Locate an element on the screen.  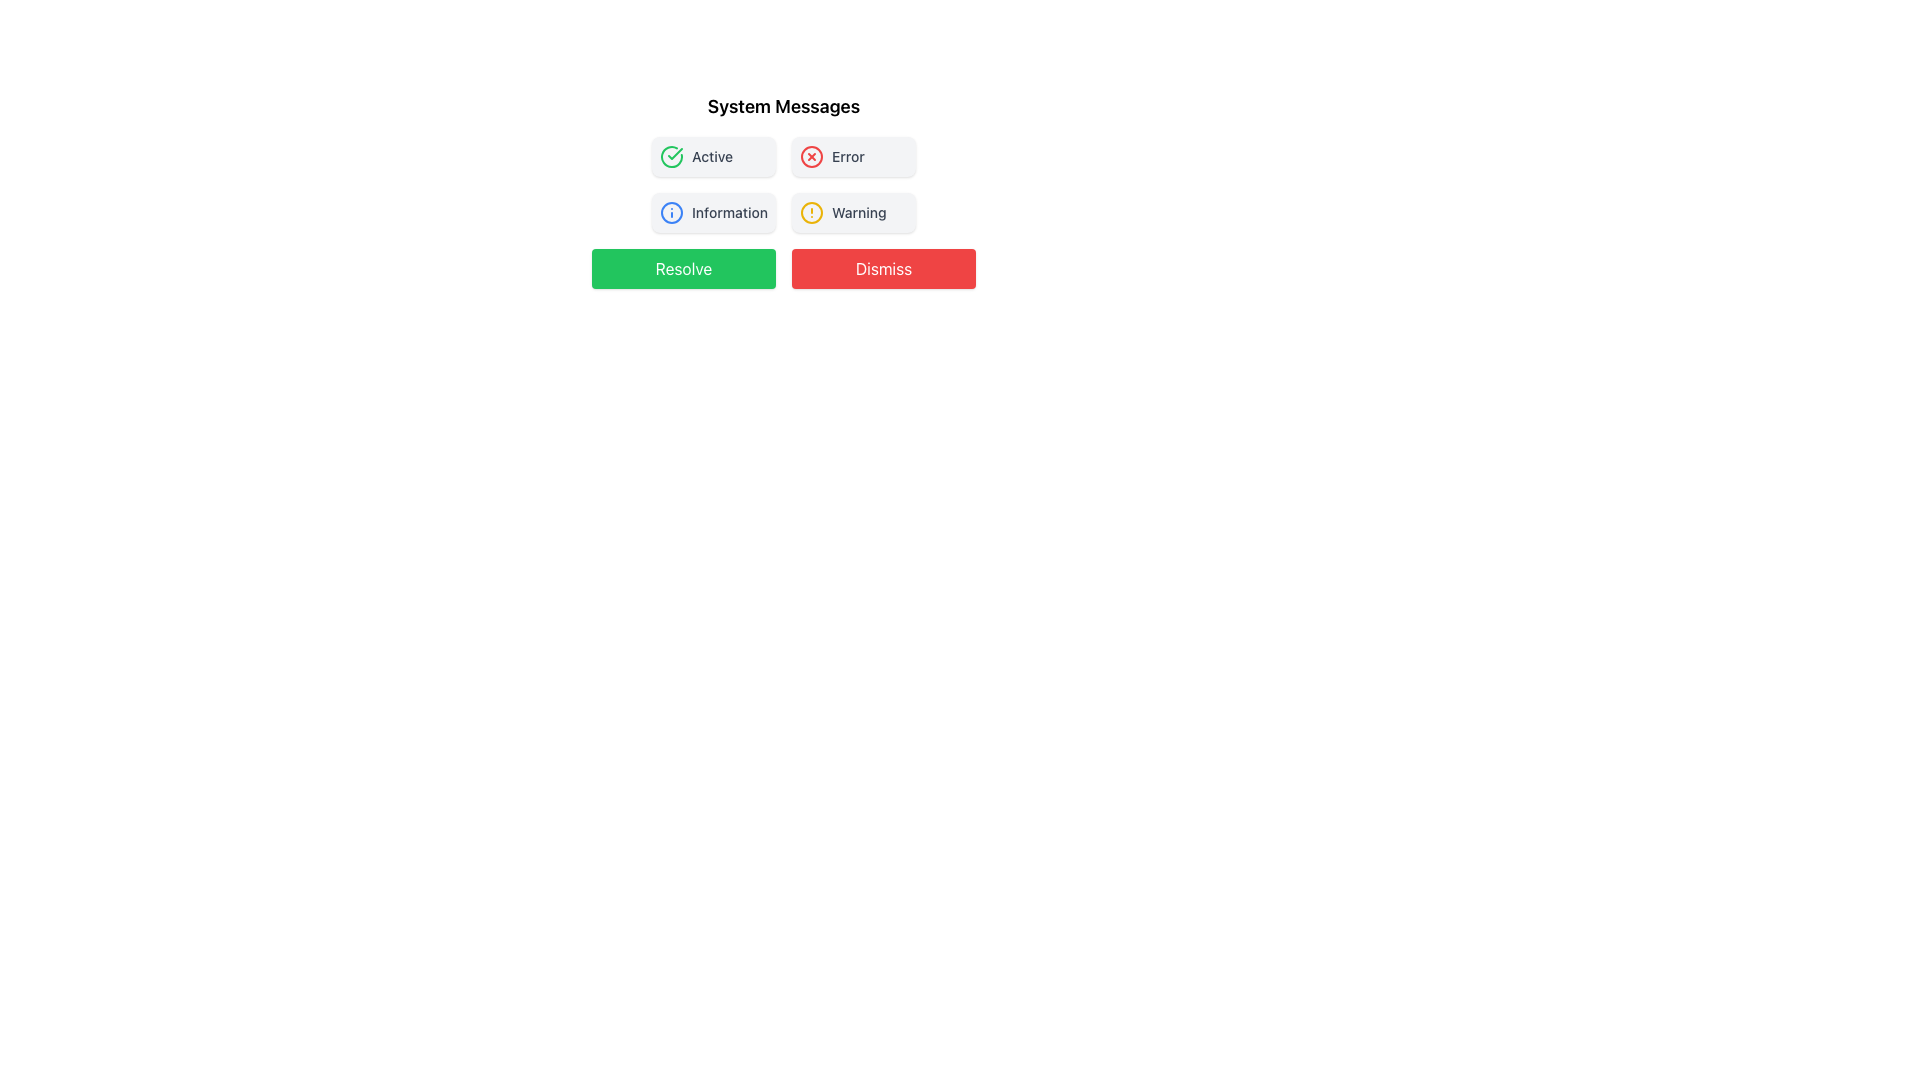
the alert icon, which is a circular warning indicator with a yellow outline, located to the left of the 'Warning' text label in a grid-style layout is located at coordinates (811, 212).